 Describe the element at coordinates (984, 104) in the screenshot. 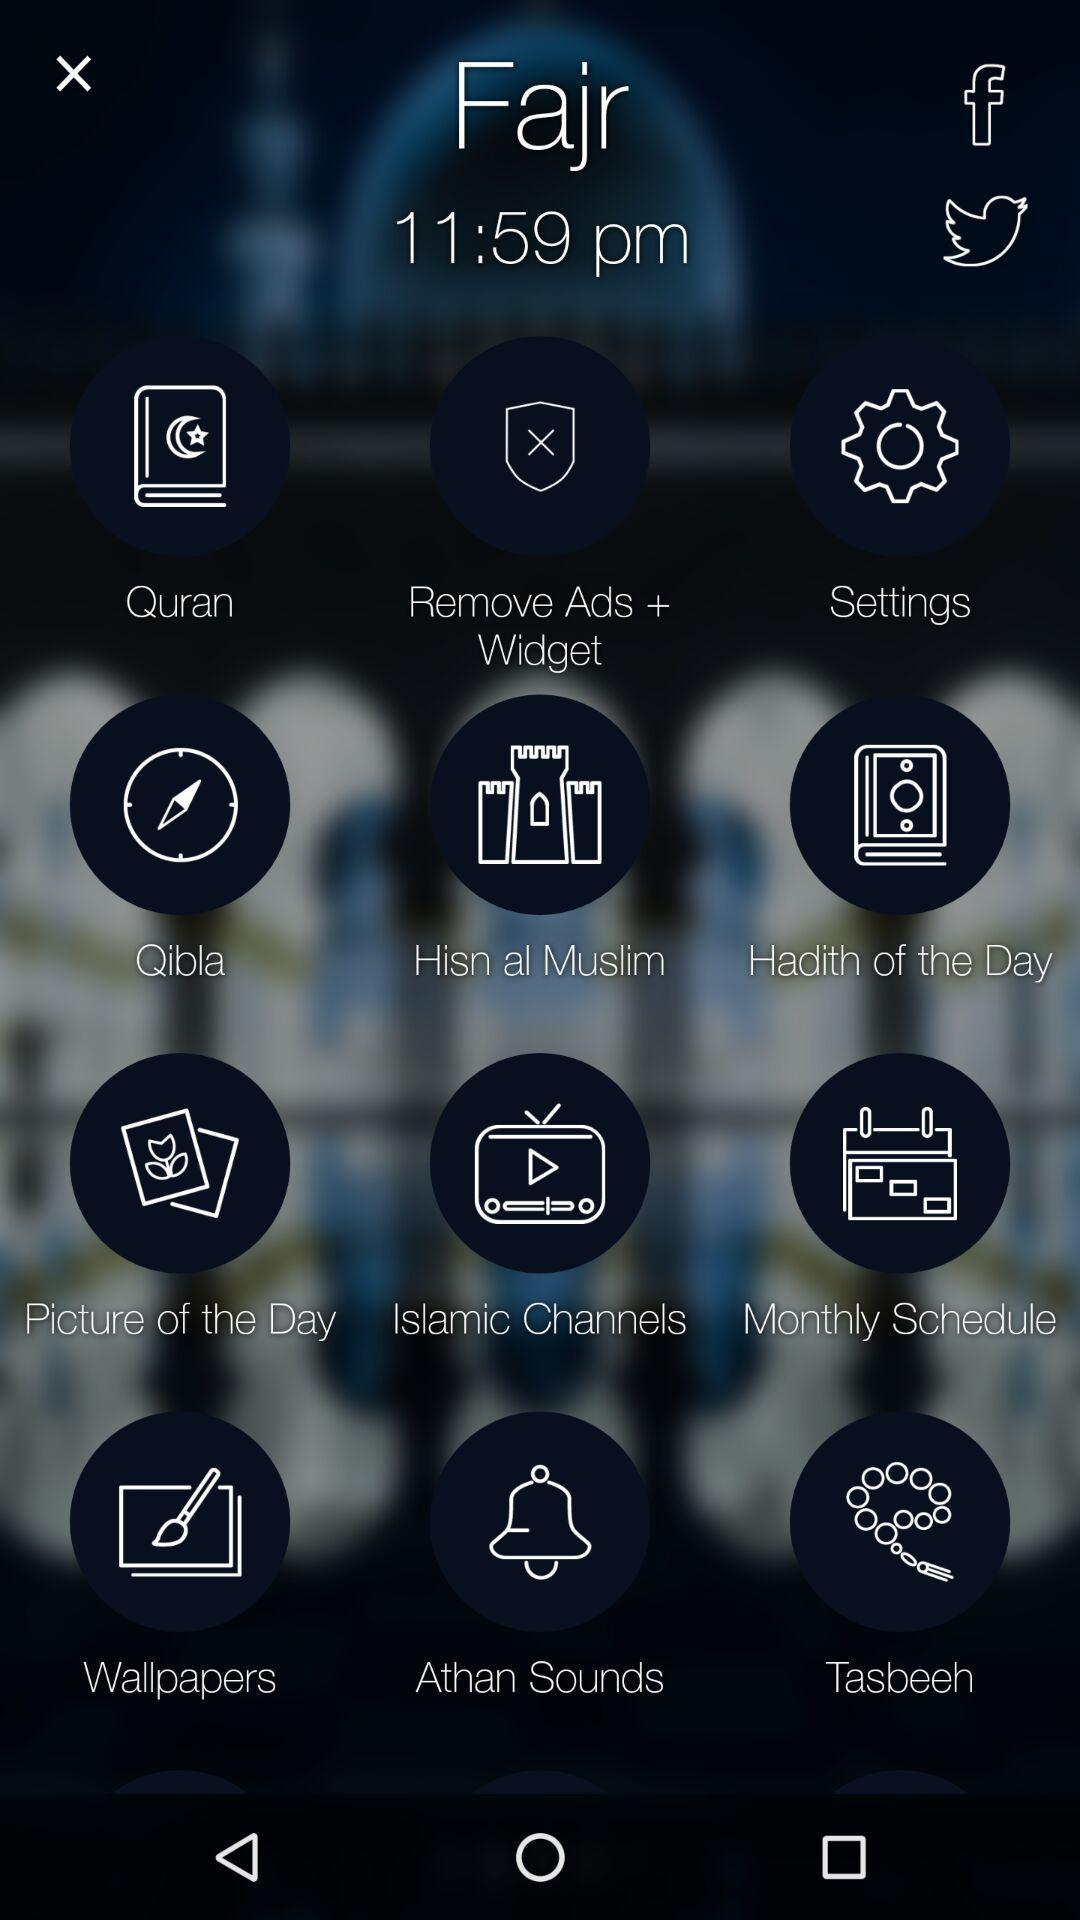

I see `the facebook icon` at that location.